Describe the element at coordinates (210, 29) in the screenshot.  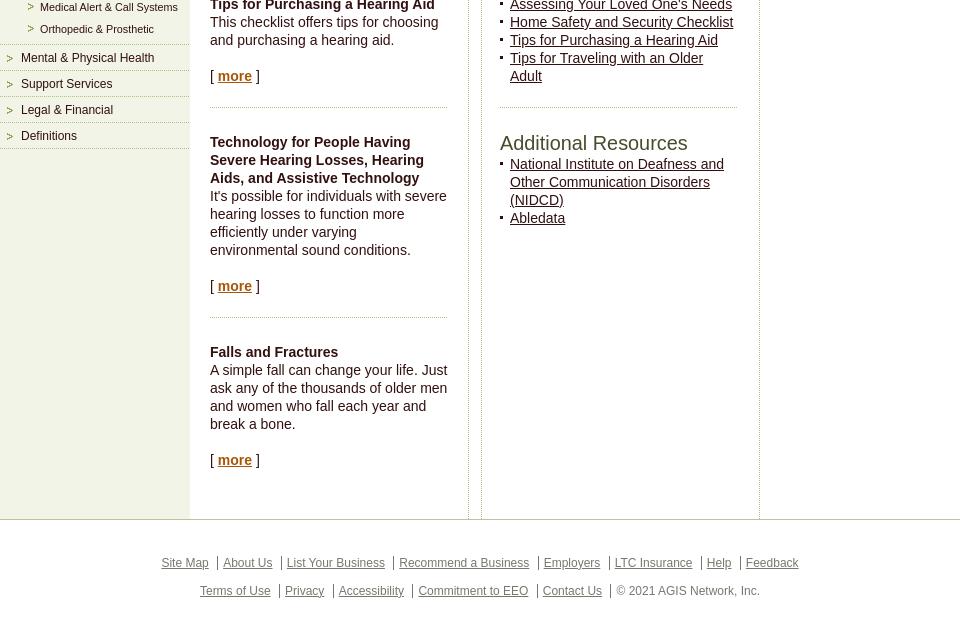
I see `'This checklist offers tips for choosing and purchasing a hearing aid.'` at that location.